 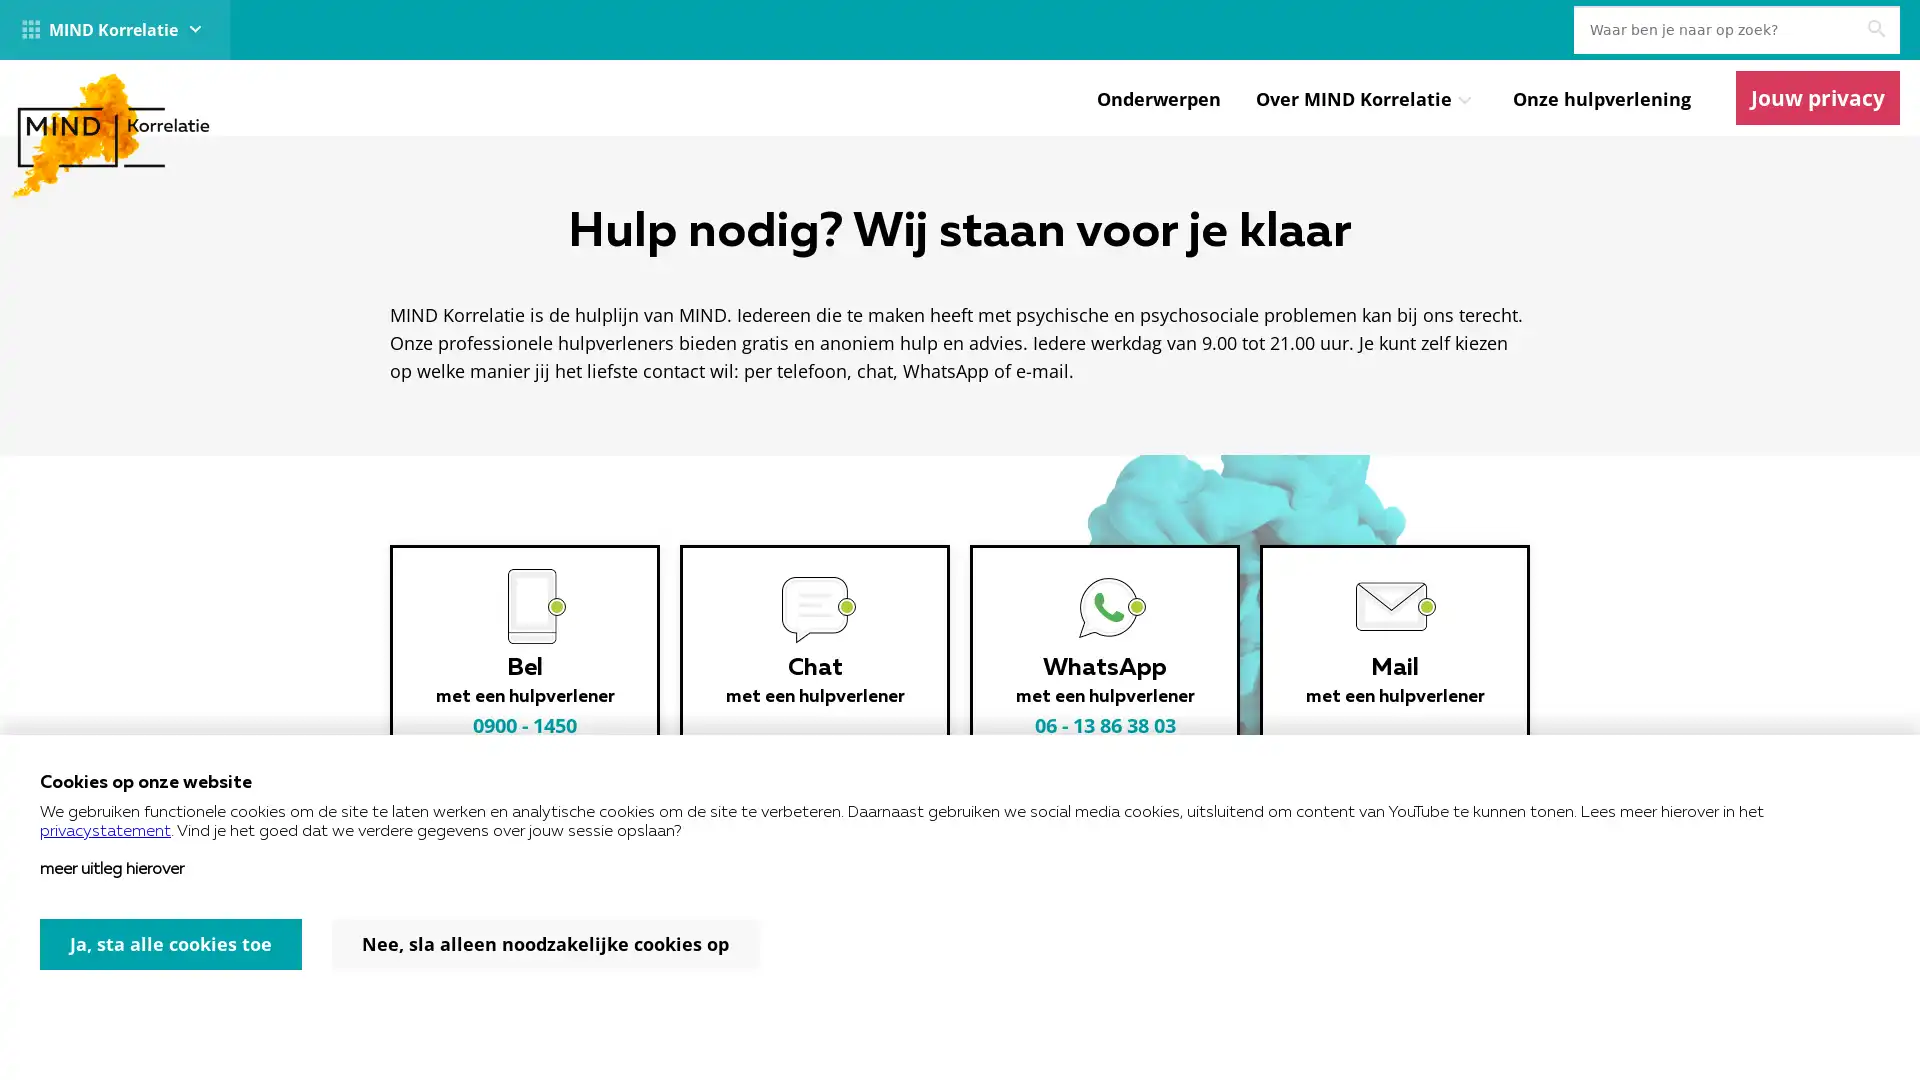 What do you see at coordinates (171, 944) in the screenshot?
I see `Ja, sta alle cookies toe` at bounding box center [171, 944].